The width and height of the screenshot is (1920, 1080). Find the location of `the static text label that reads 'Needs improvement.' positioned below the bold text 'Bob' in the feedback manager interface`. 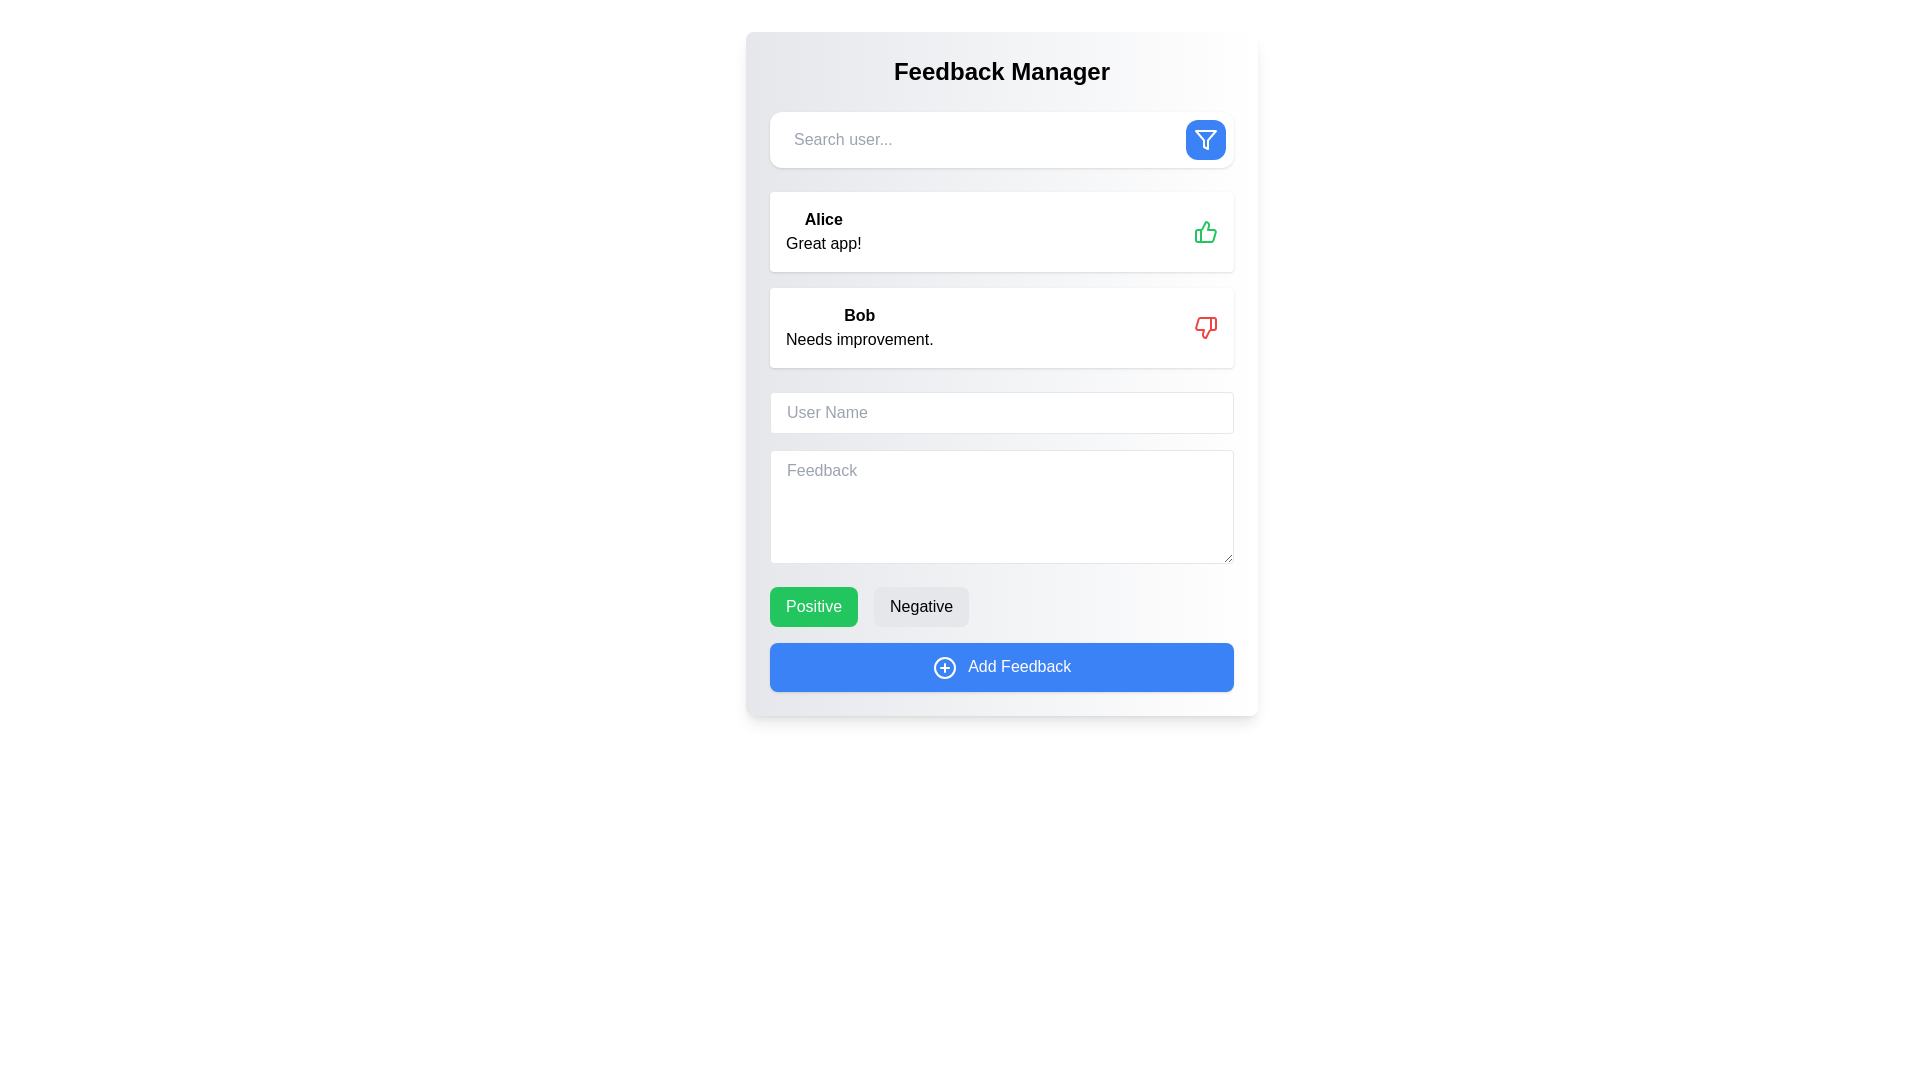

the static text label that reads 'Needs improvement.' positioned below the bold text 'Bob' in the feedback manager interface is located at coordinates (859, 338).